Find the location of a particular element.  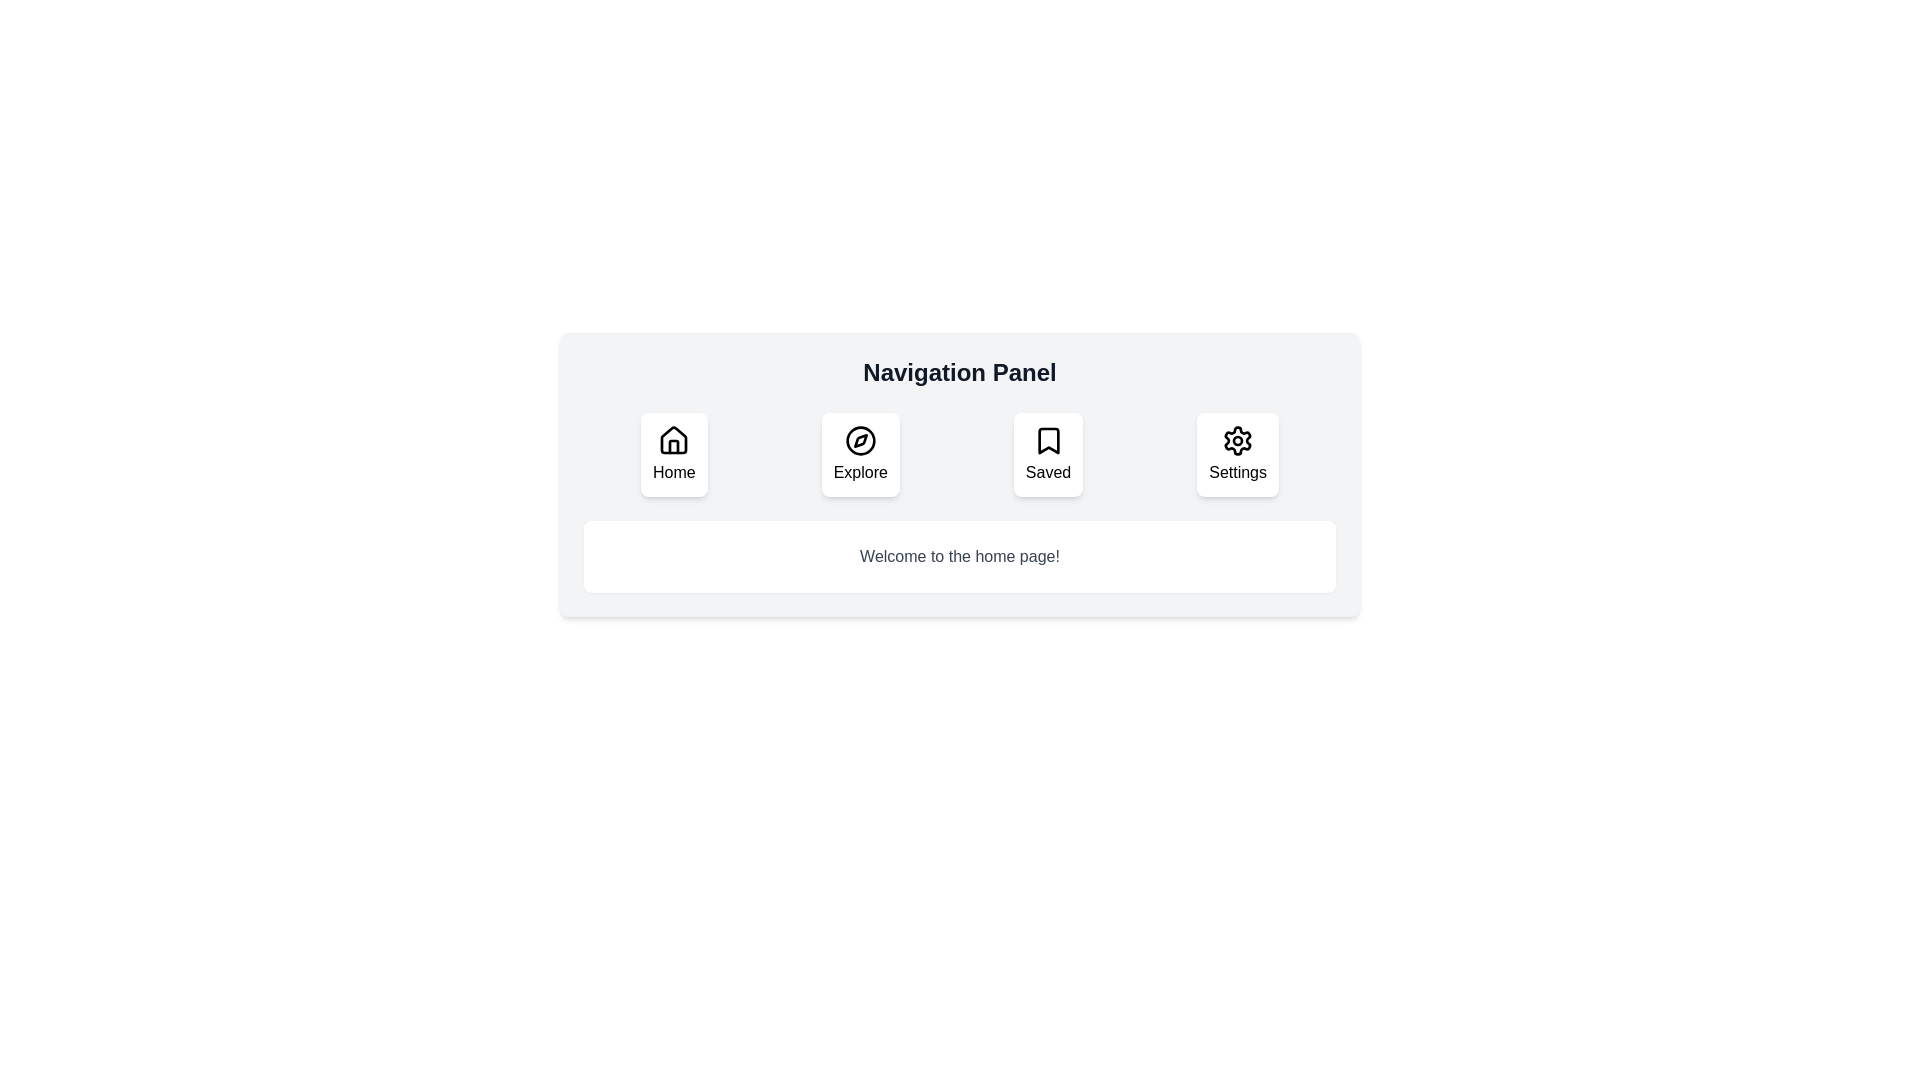

the 'Home' button, which is a rectangular component with a white background, rounded corners, and a house icon above the label 'Home' in bold font, located in the top-left region of the navigation options is located at coordinates (674, 455).